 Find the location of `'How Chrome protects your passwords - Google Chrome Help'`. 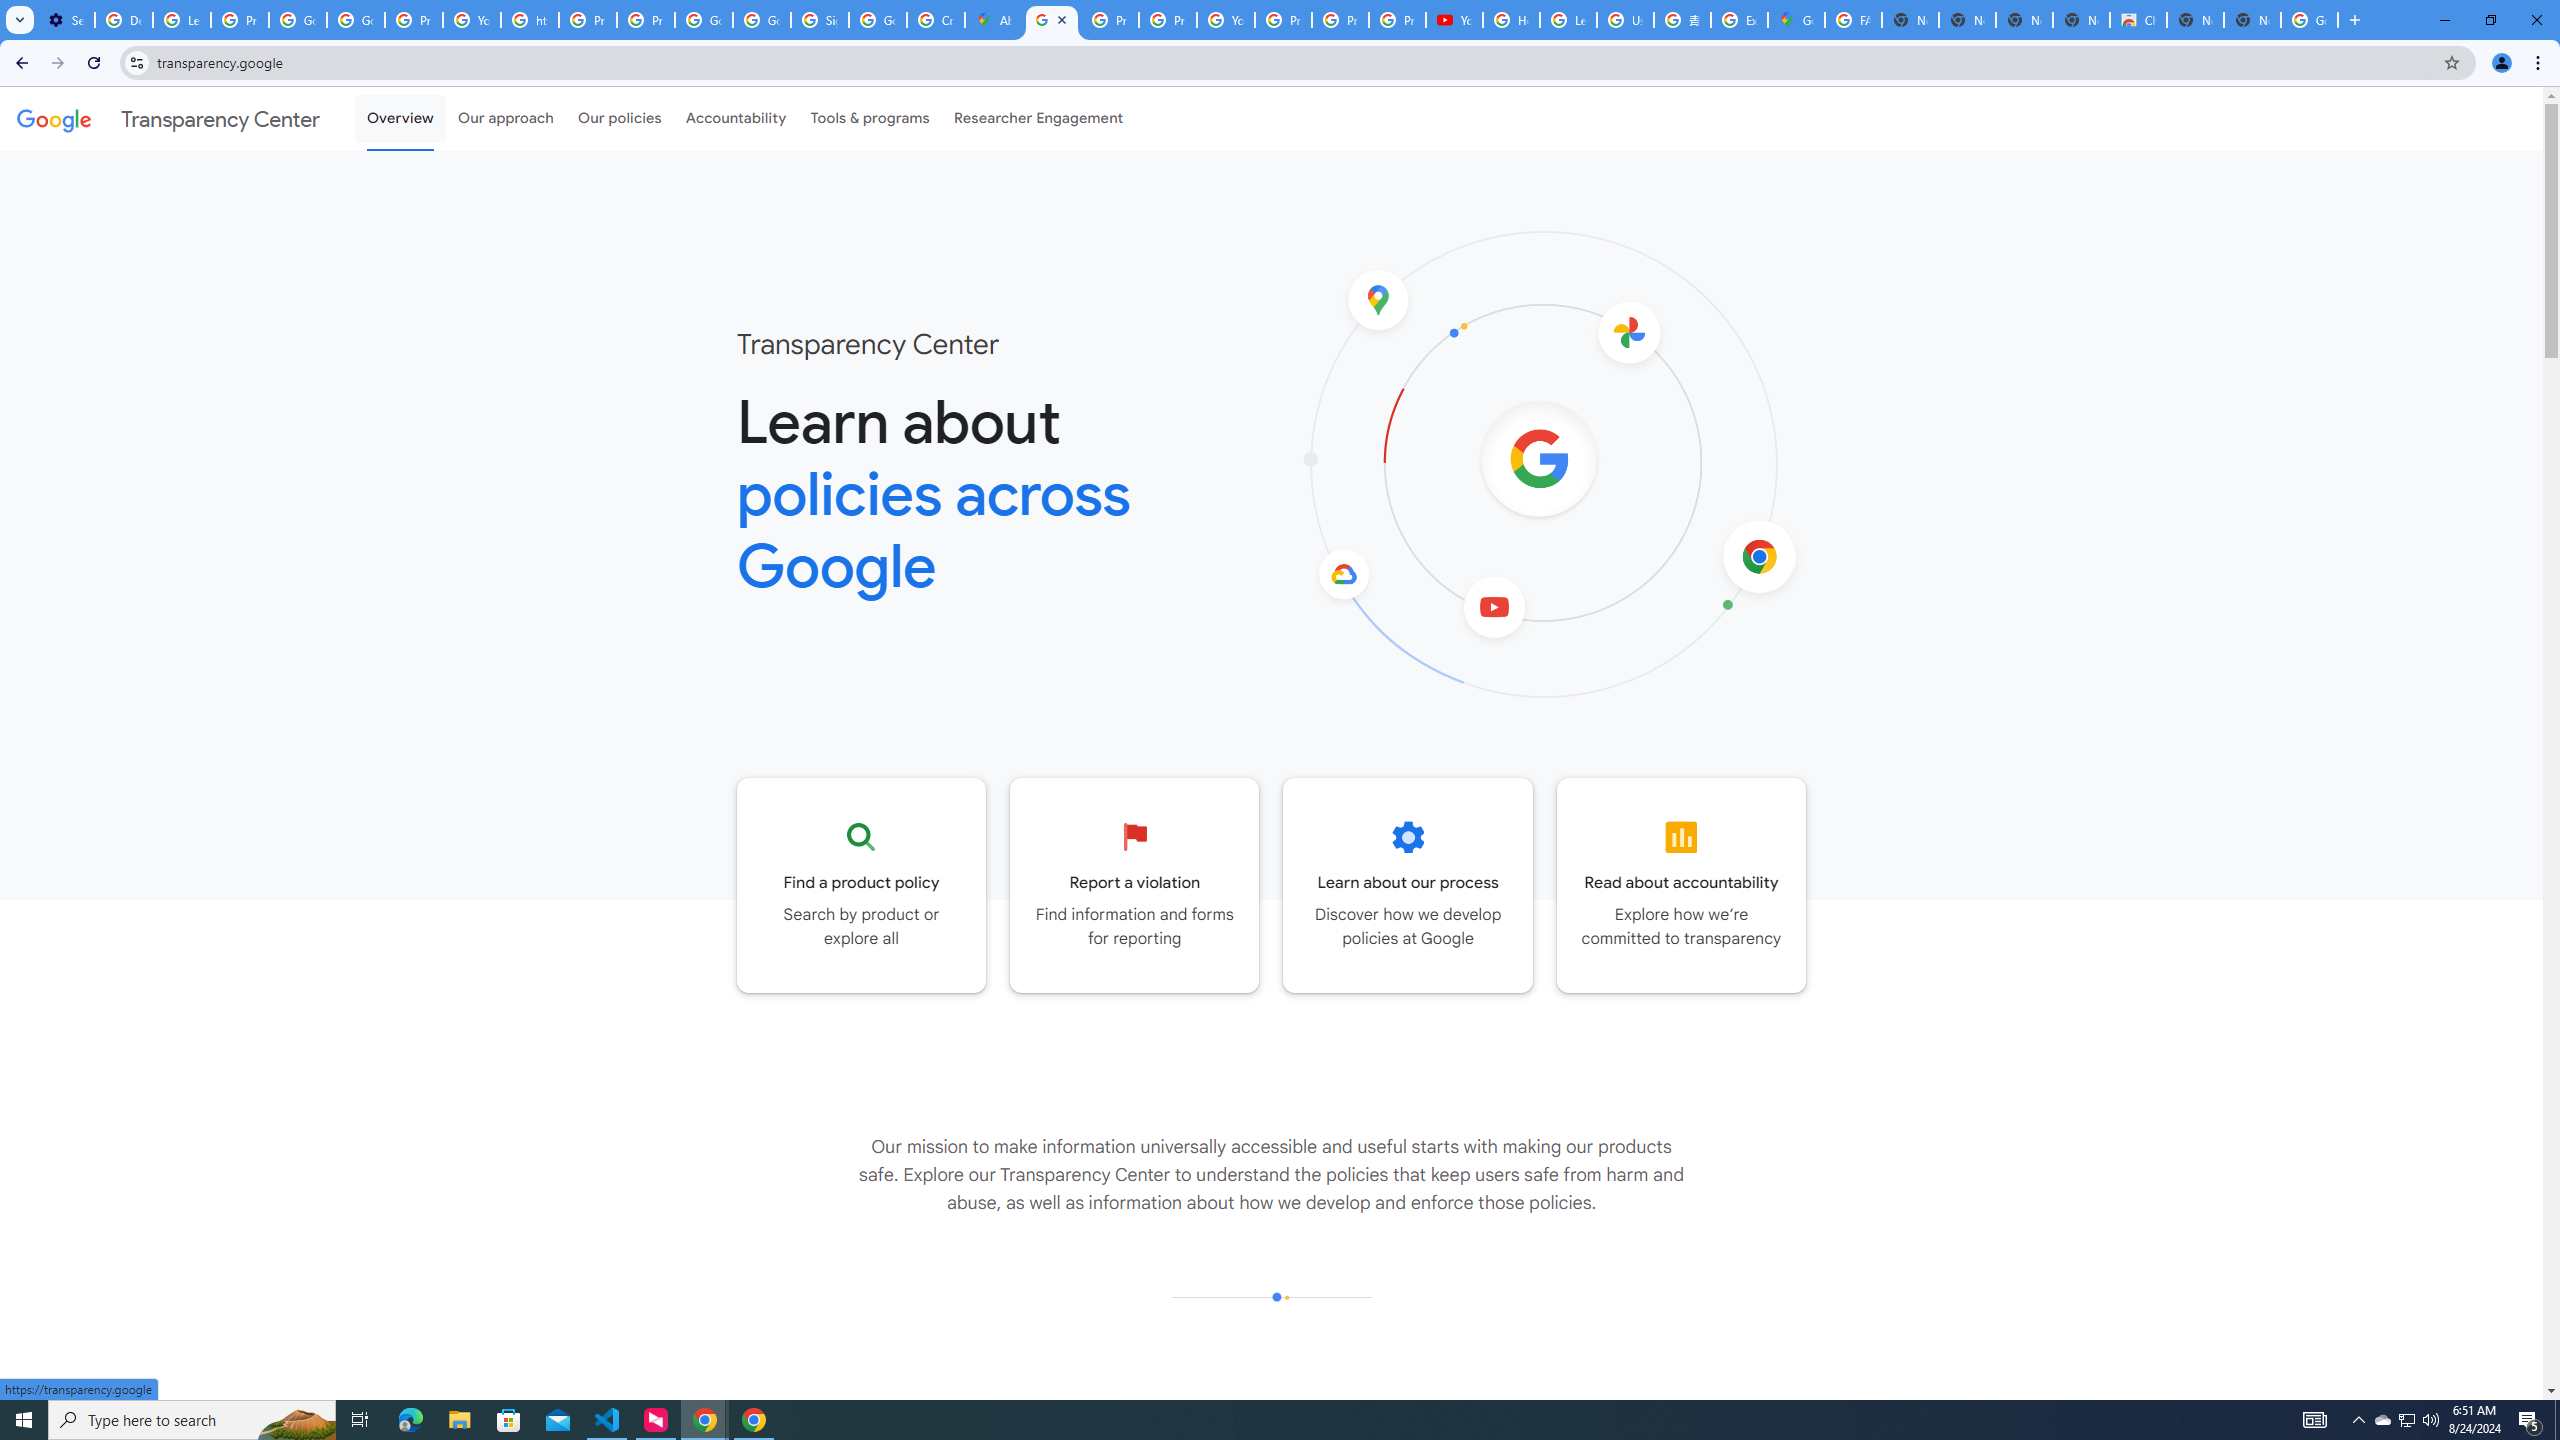

'How Chrome protects your passwords - Google Chrome Help' is located at coordinates (1511, 19).